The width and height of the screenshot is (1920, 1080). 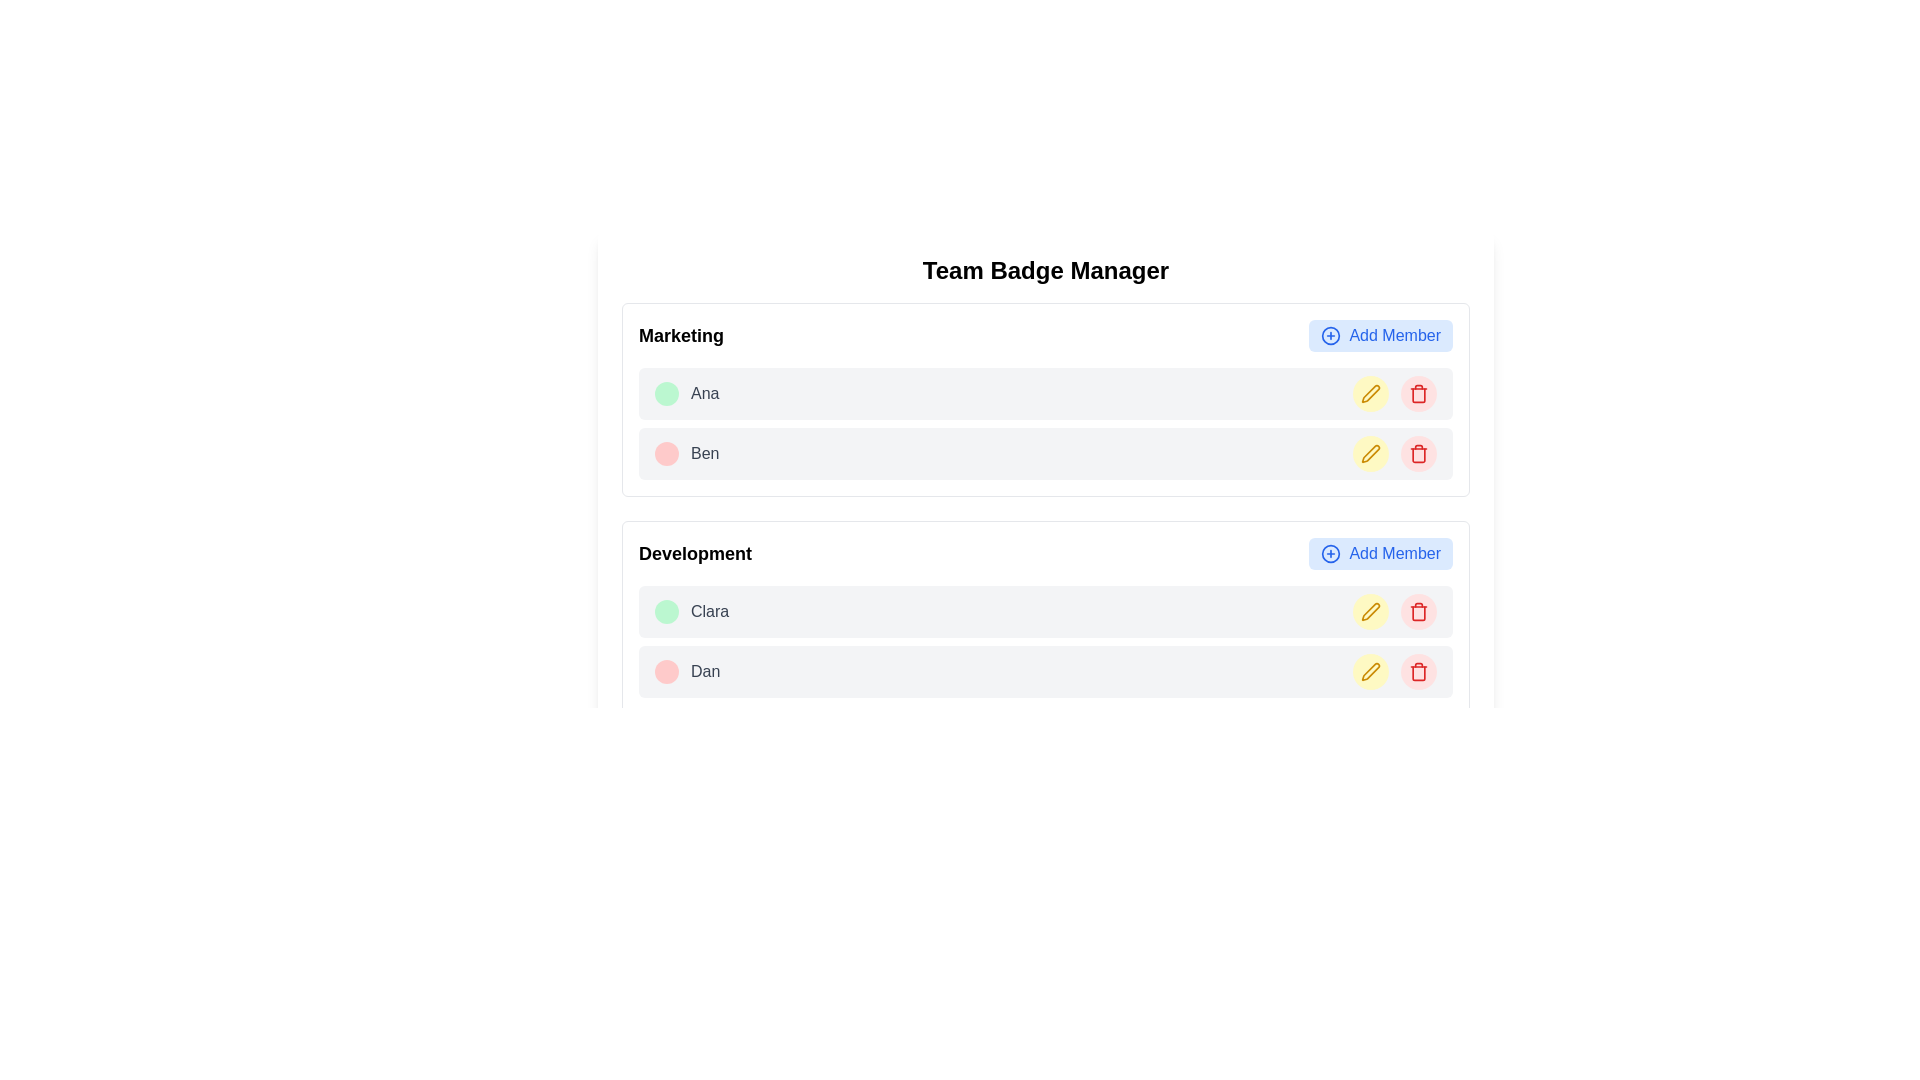 I want to click on the badge with a red background indicating the status of user 'Dan', located in the 'Development' section to the left of 'Dan', so click(x=678, y=675).